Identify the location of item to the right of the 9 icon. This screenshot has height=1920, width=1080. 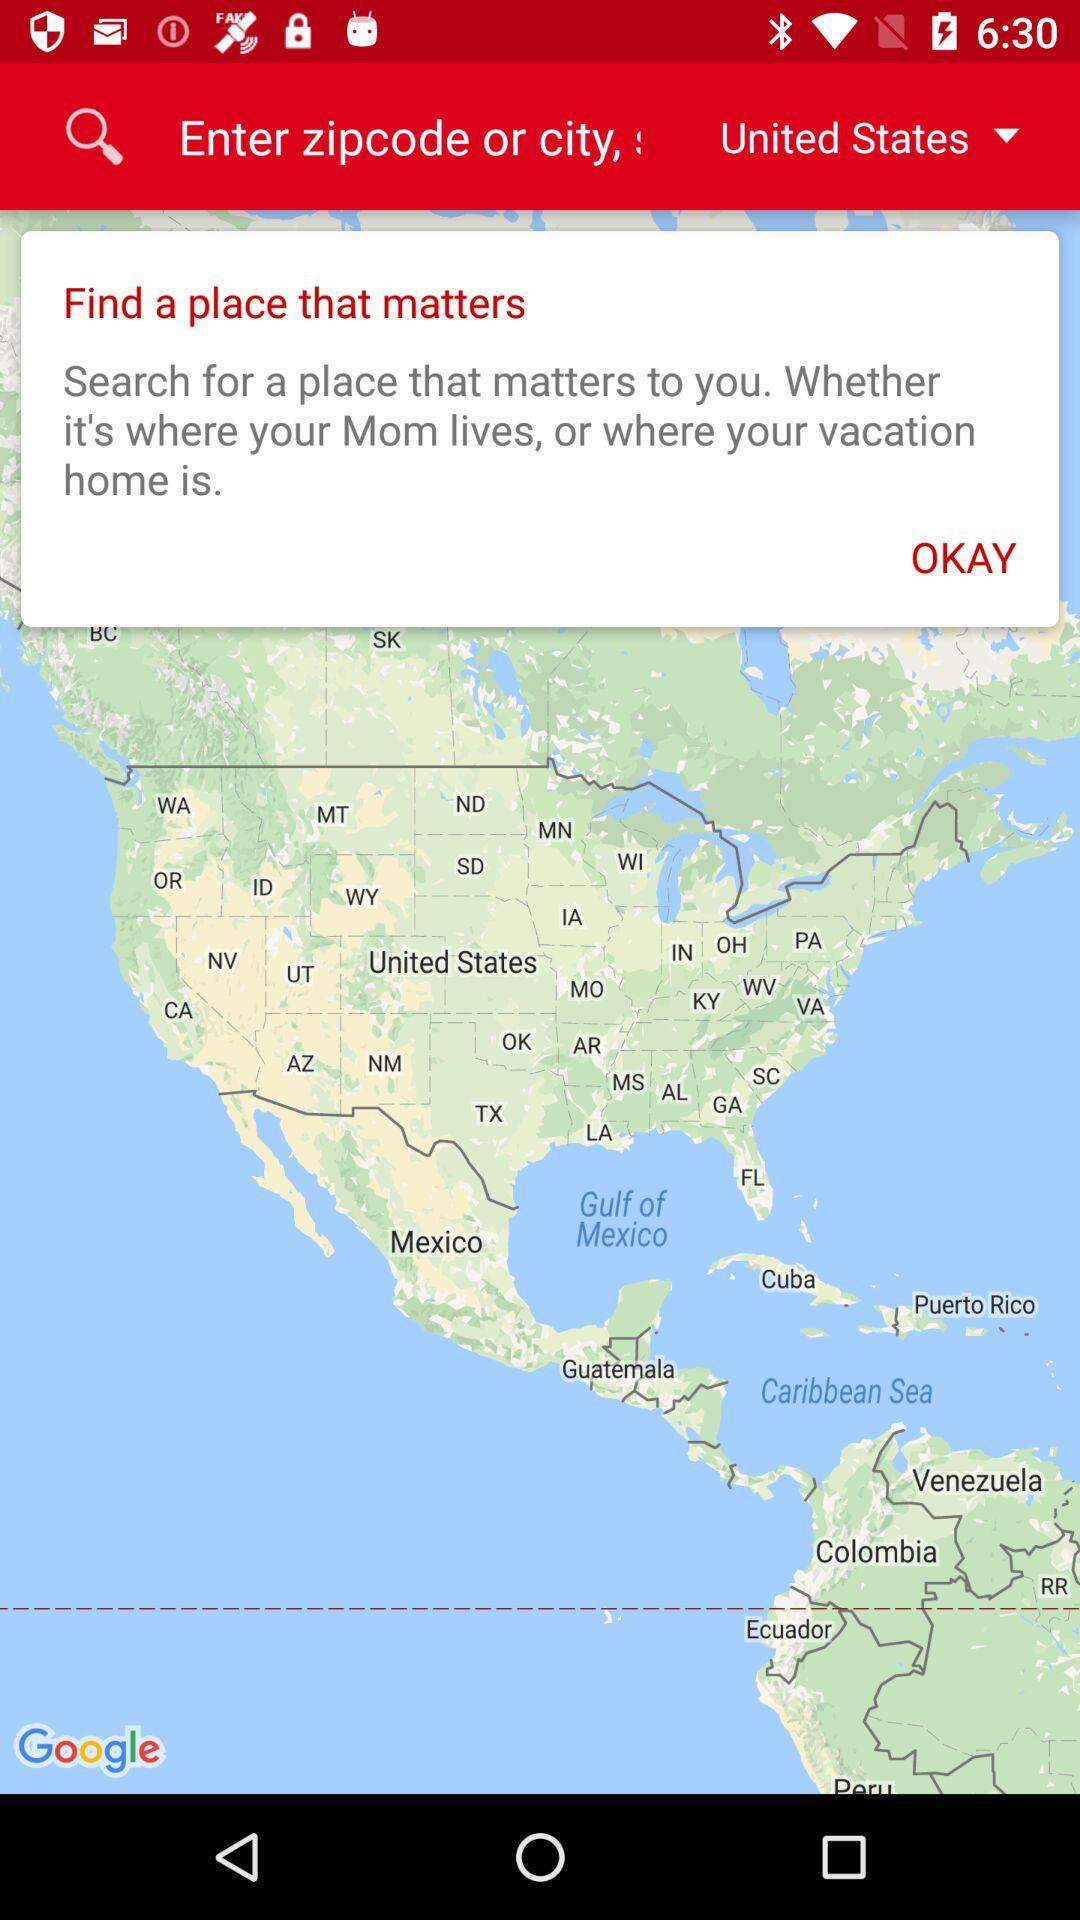
(853, 135).